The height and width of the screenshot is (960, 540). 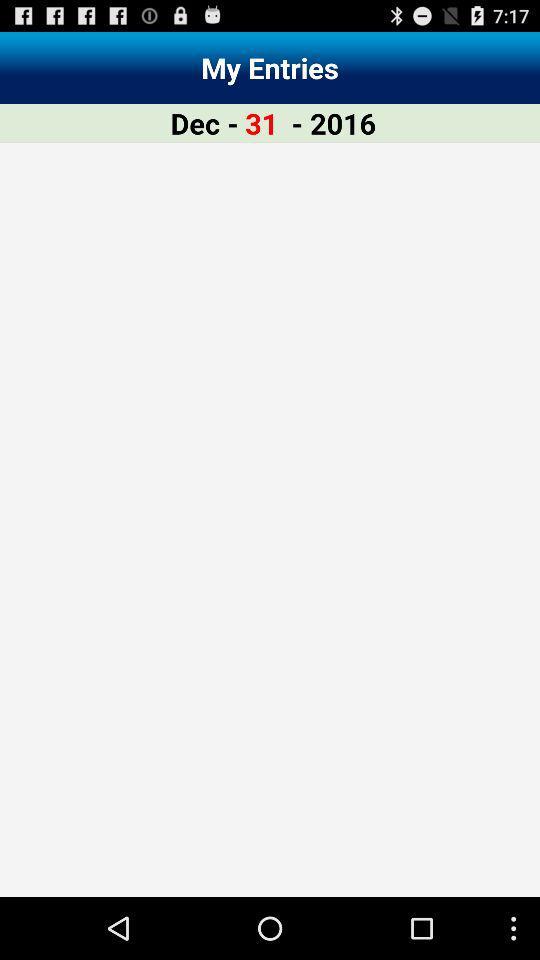 What do you see at coordinates (333, 122) in the screenshot?
I see `the item to the right of the 31 app` at bounding box center [333, 122].